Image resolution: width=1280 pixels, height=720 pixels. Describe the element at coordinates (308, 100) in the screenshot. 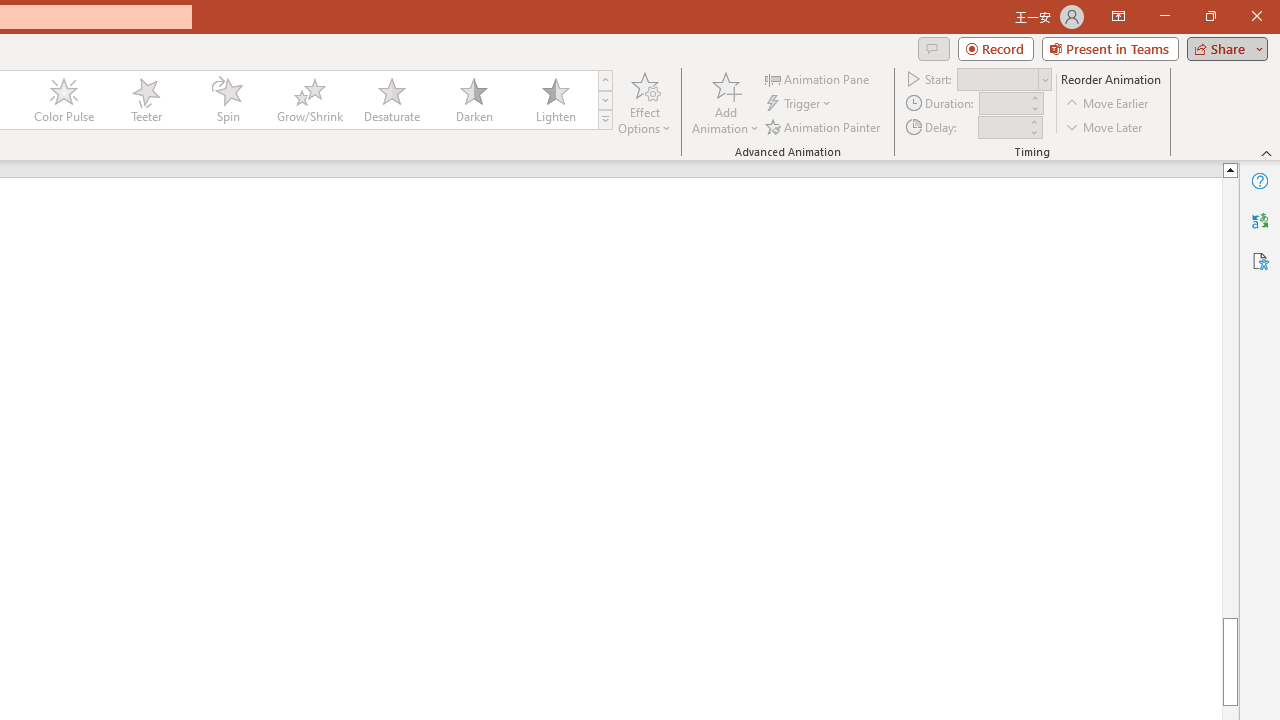

I see `'Grow/Shrink'` at that location.